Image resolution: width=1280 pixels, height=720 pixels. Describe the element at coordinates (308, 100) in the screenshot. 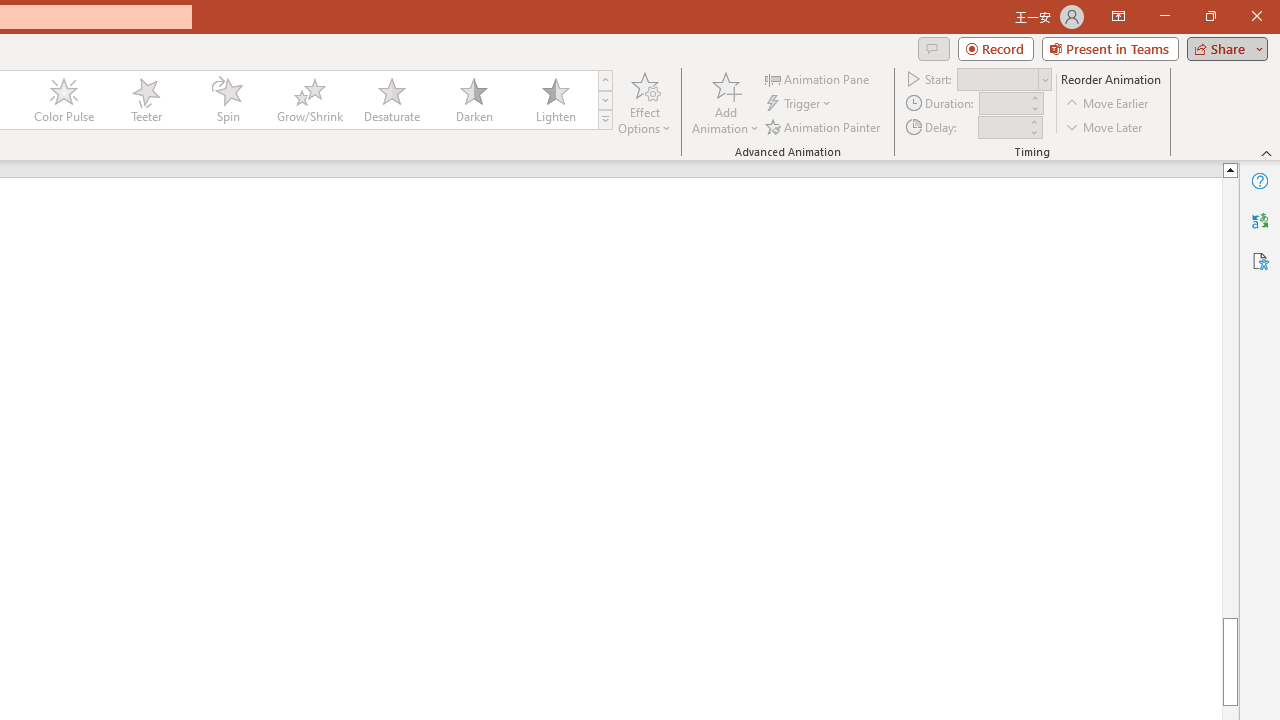

I see `'Grow/Shrink'` at that location.